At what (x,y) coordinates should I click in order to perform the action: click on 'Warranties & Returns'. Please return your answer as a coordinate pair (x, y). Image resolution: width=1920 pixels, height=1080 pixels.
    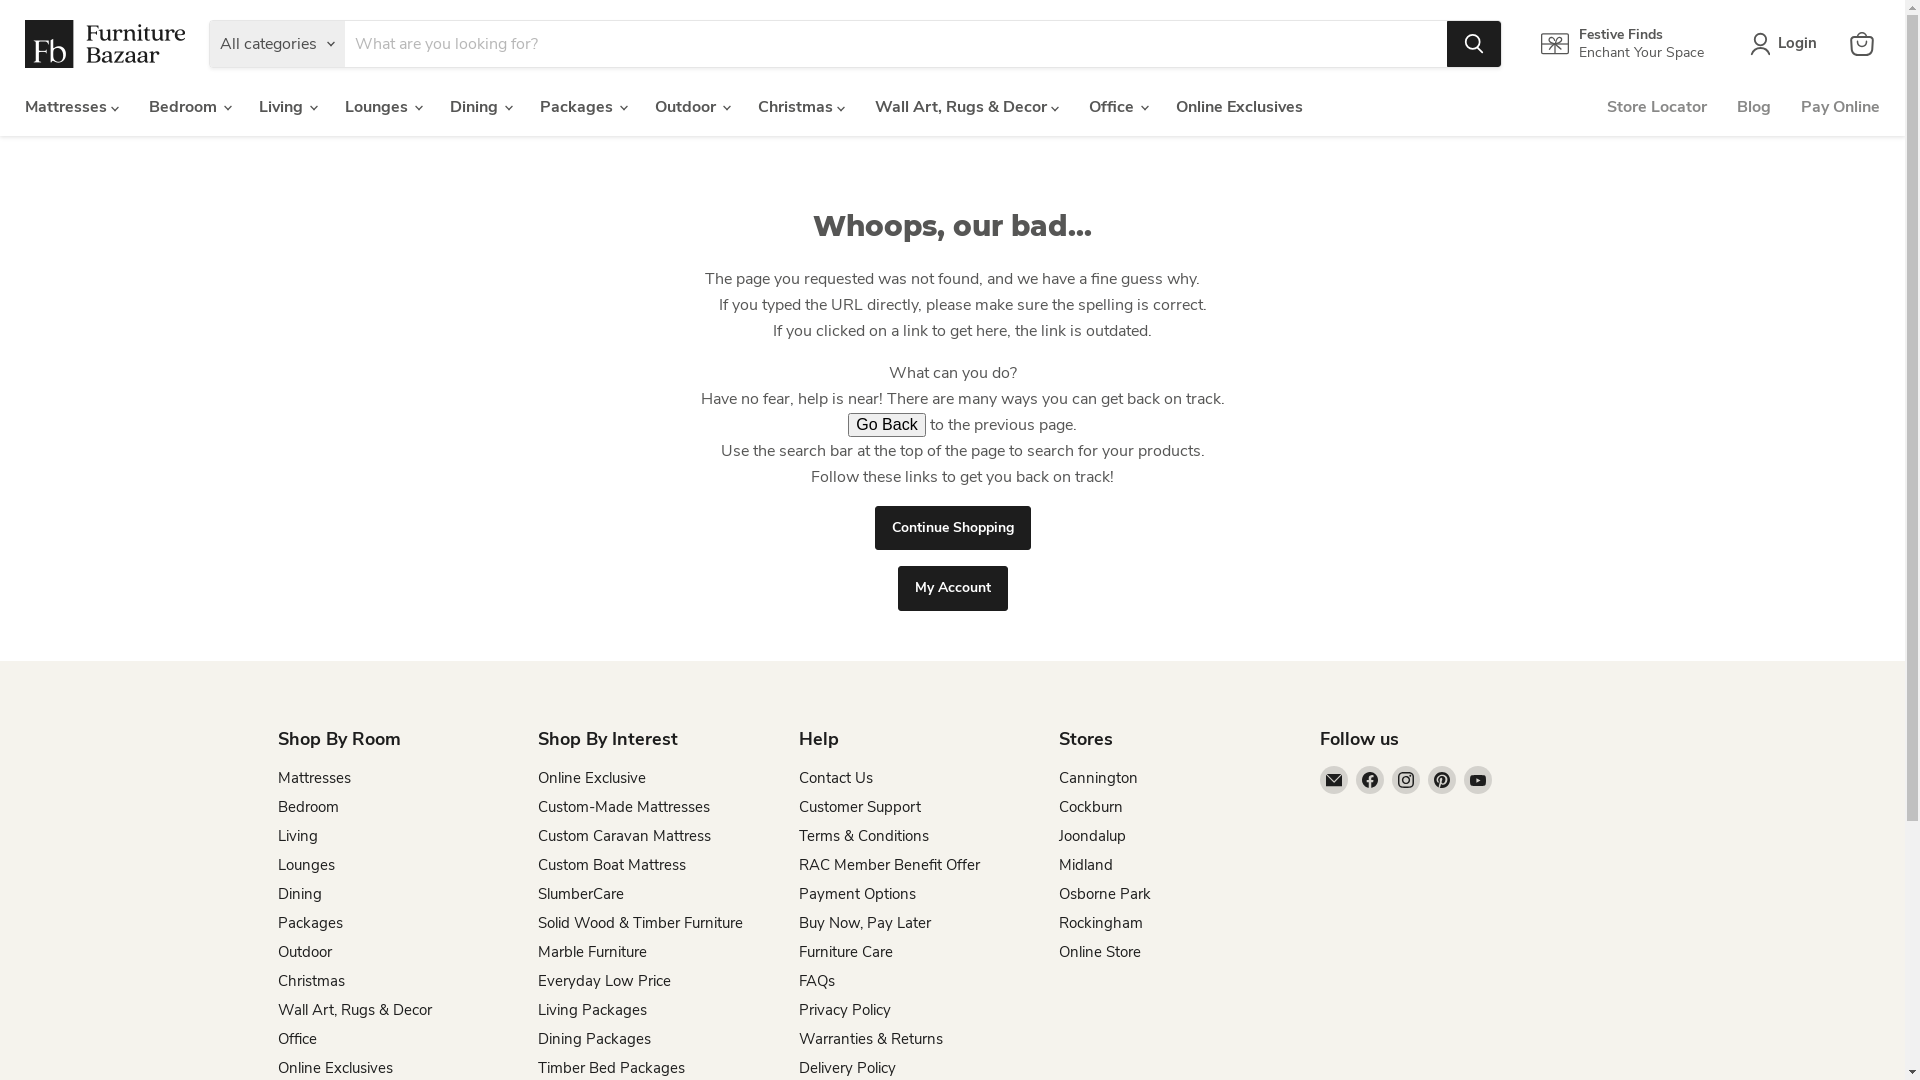
    Looking at the image, I should click on (869, 1037).